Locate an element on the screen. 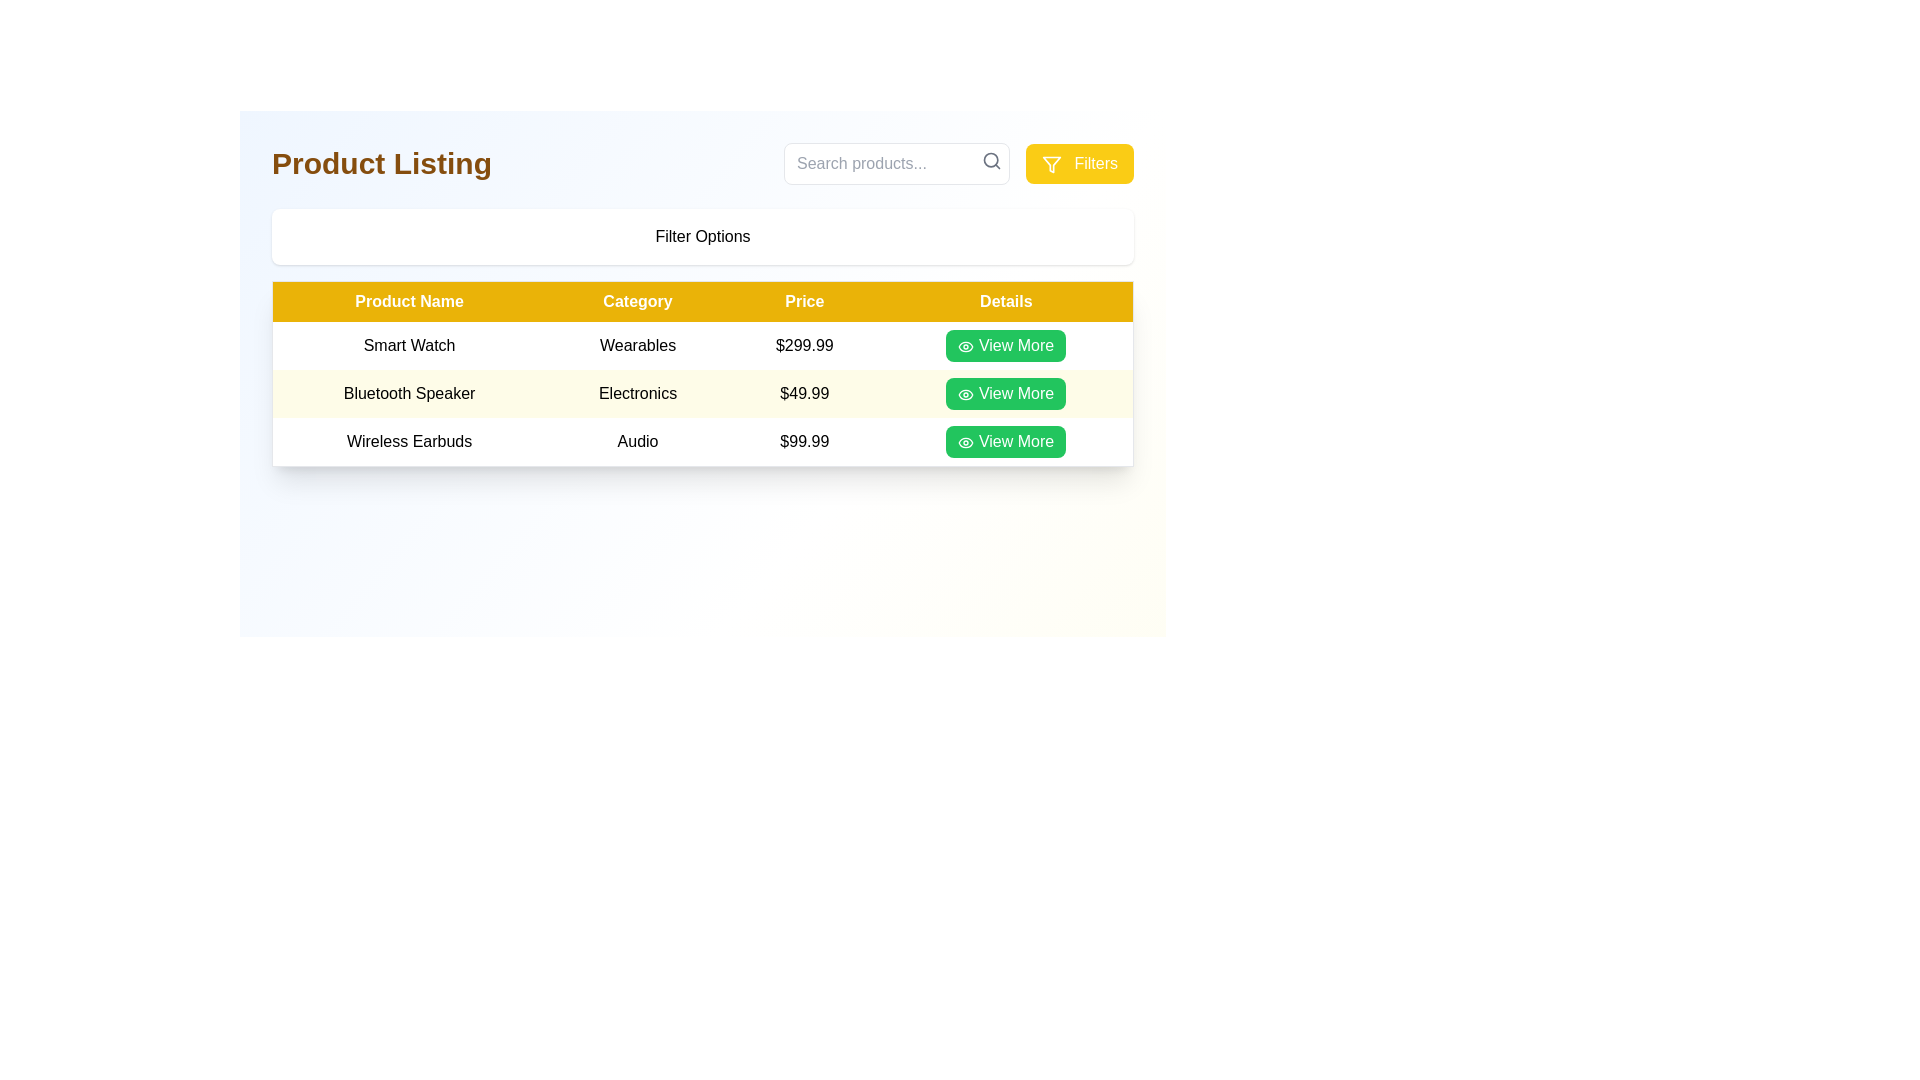  the 'Wearables' label in the 'Category' column of the first row in the product listing table is located at coordinates (637, 345).